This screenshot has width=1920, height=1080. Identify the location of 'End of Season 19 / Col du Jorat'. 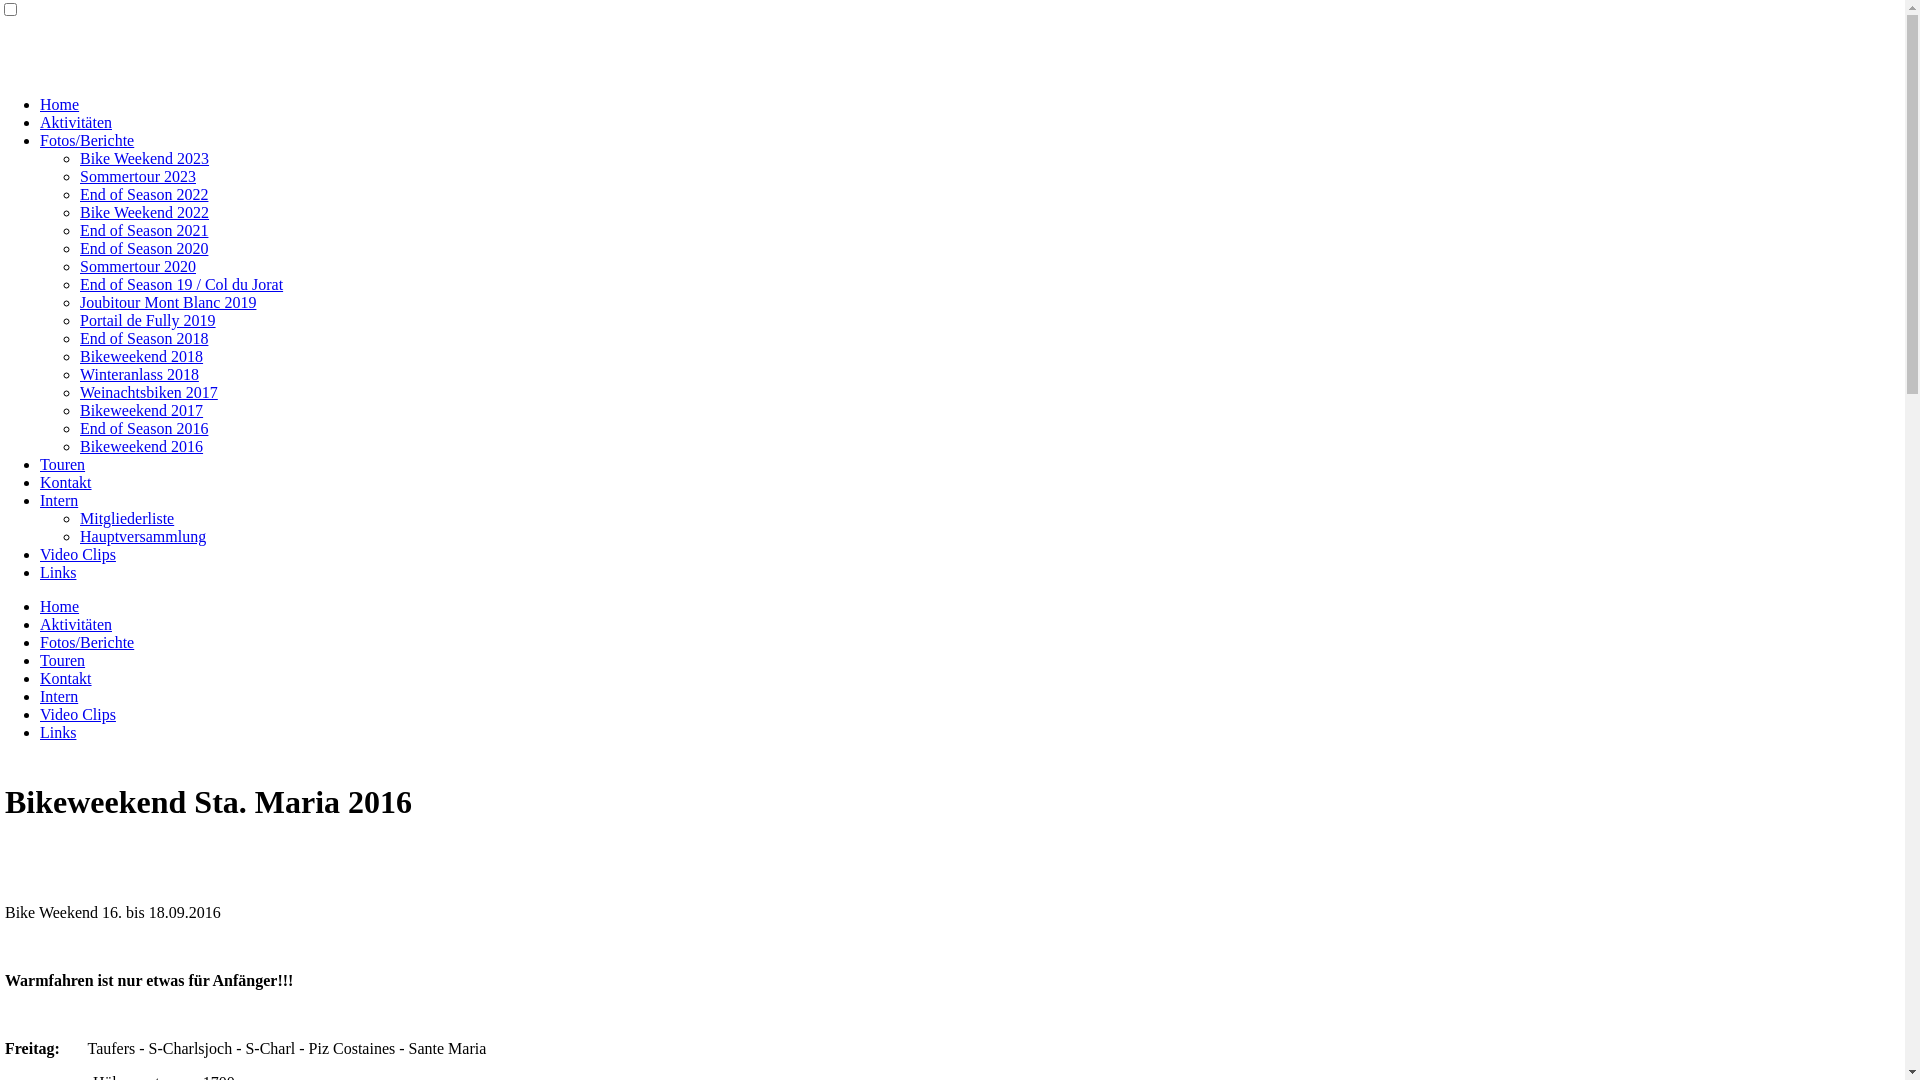
(181, 284).